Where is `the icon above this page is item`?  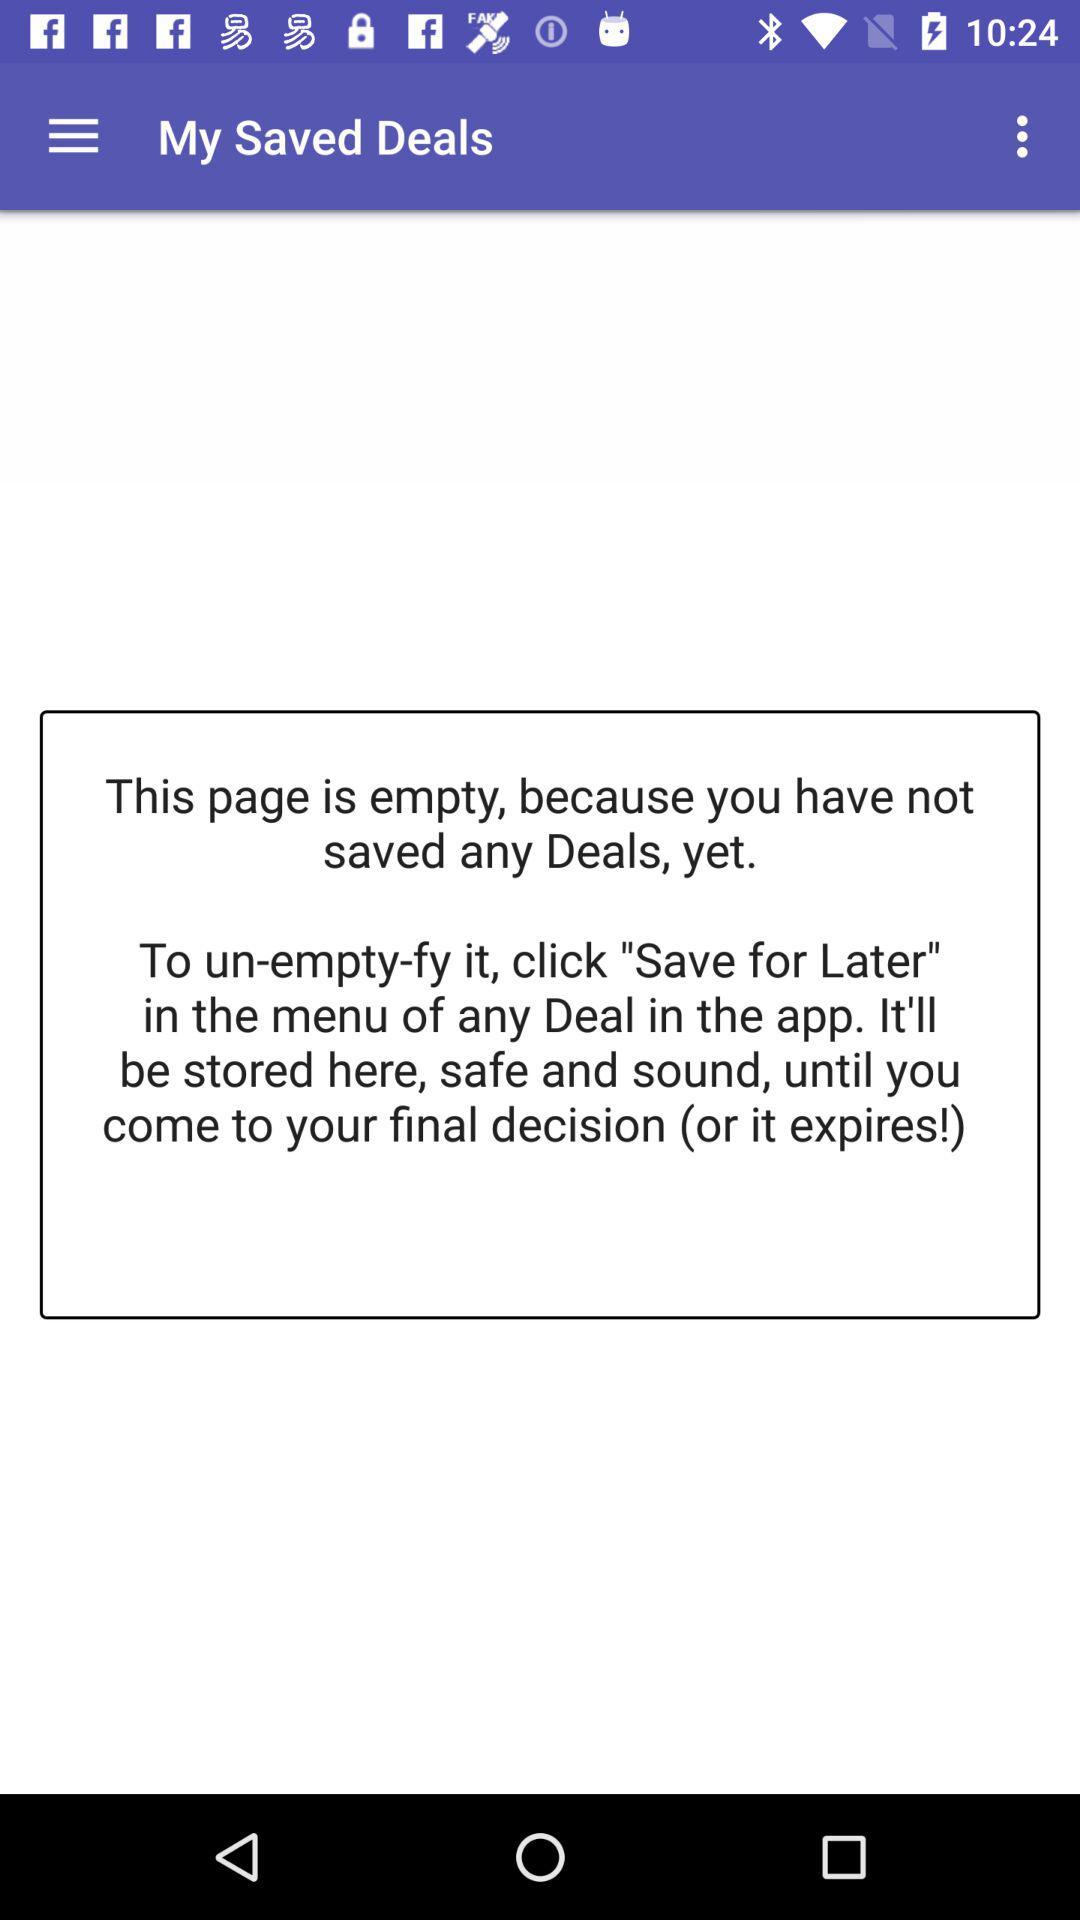
the icon above this page is item is located at coordinates (72, 135).